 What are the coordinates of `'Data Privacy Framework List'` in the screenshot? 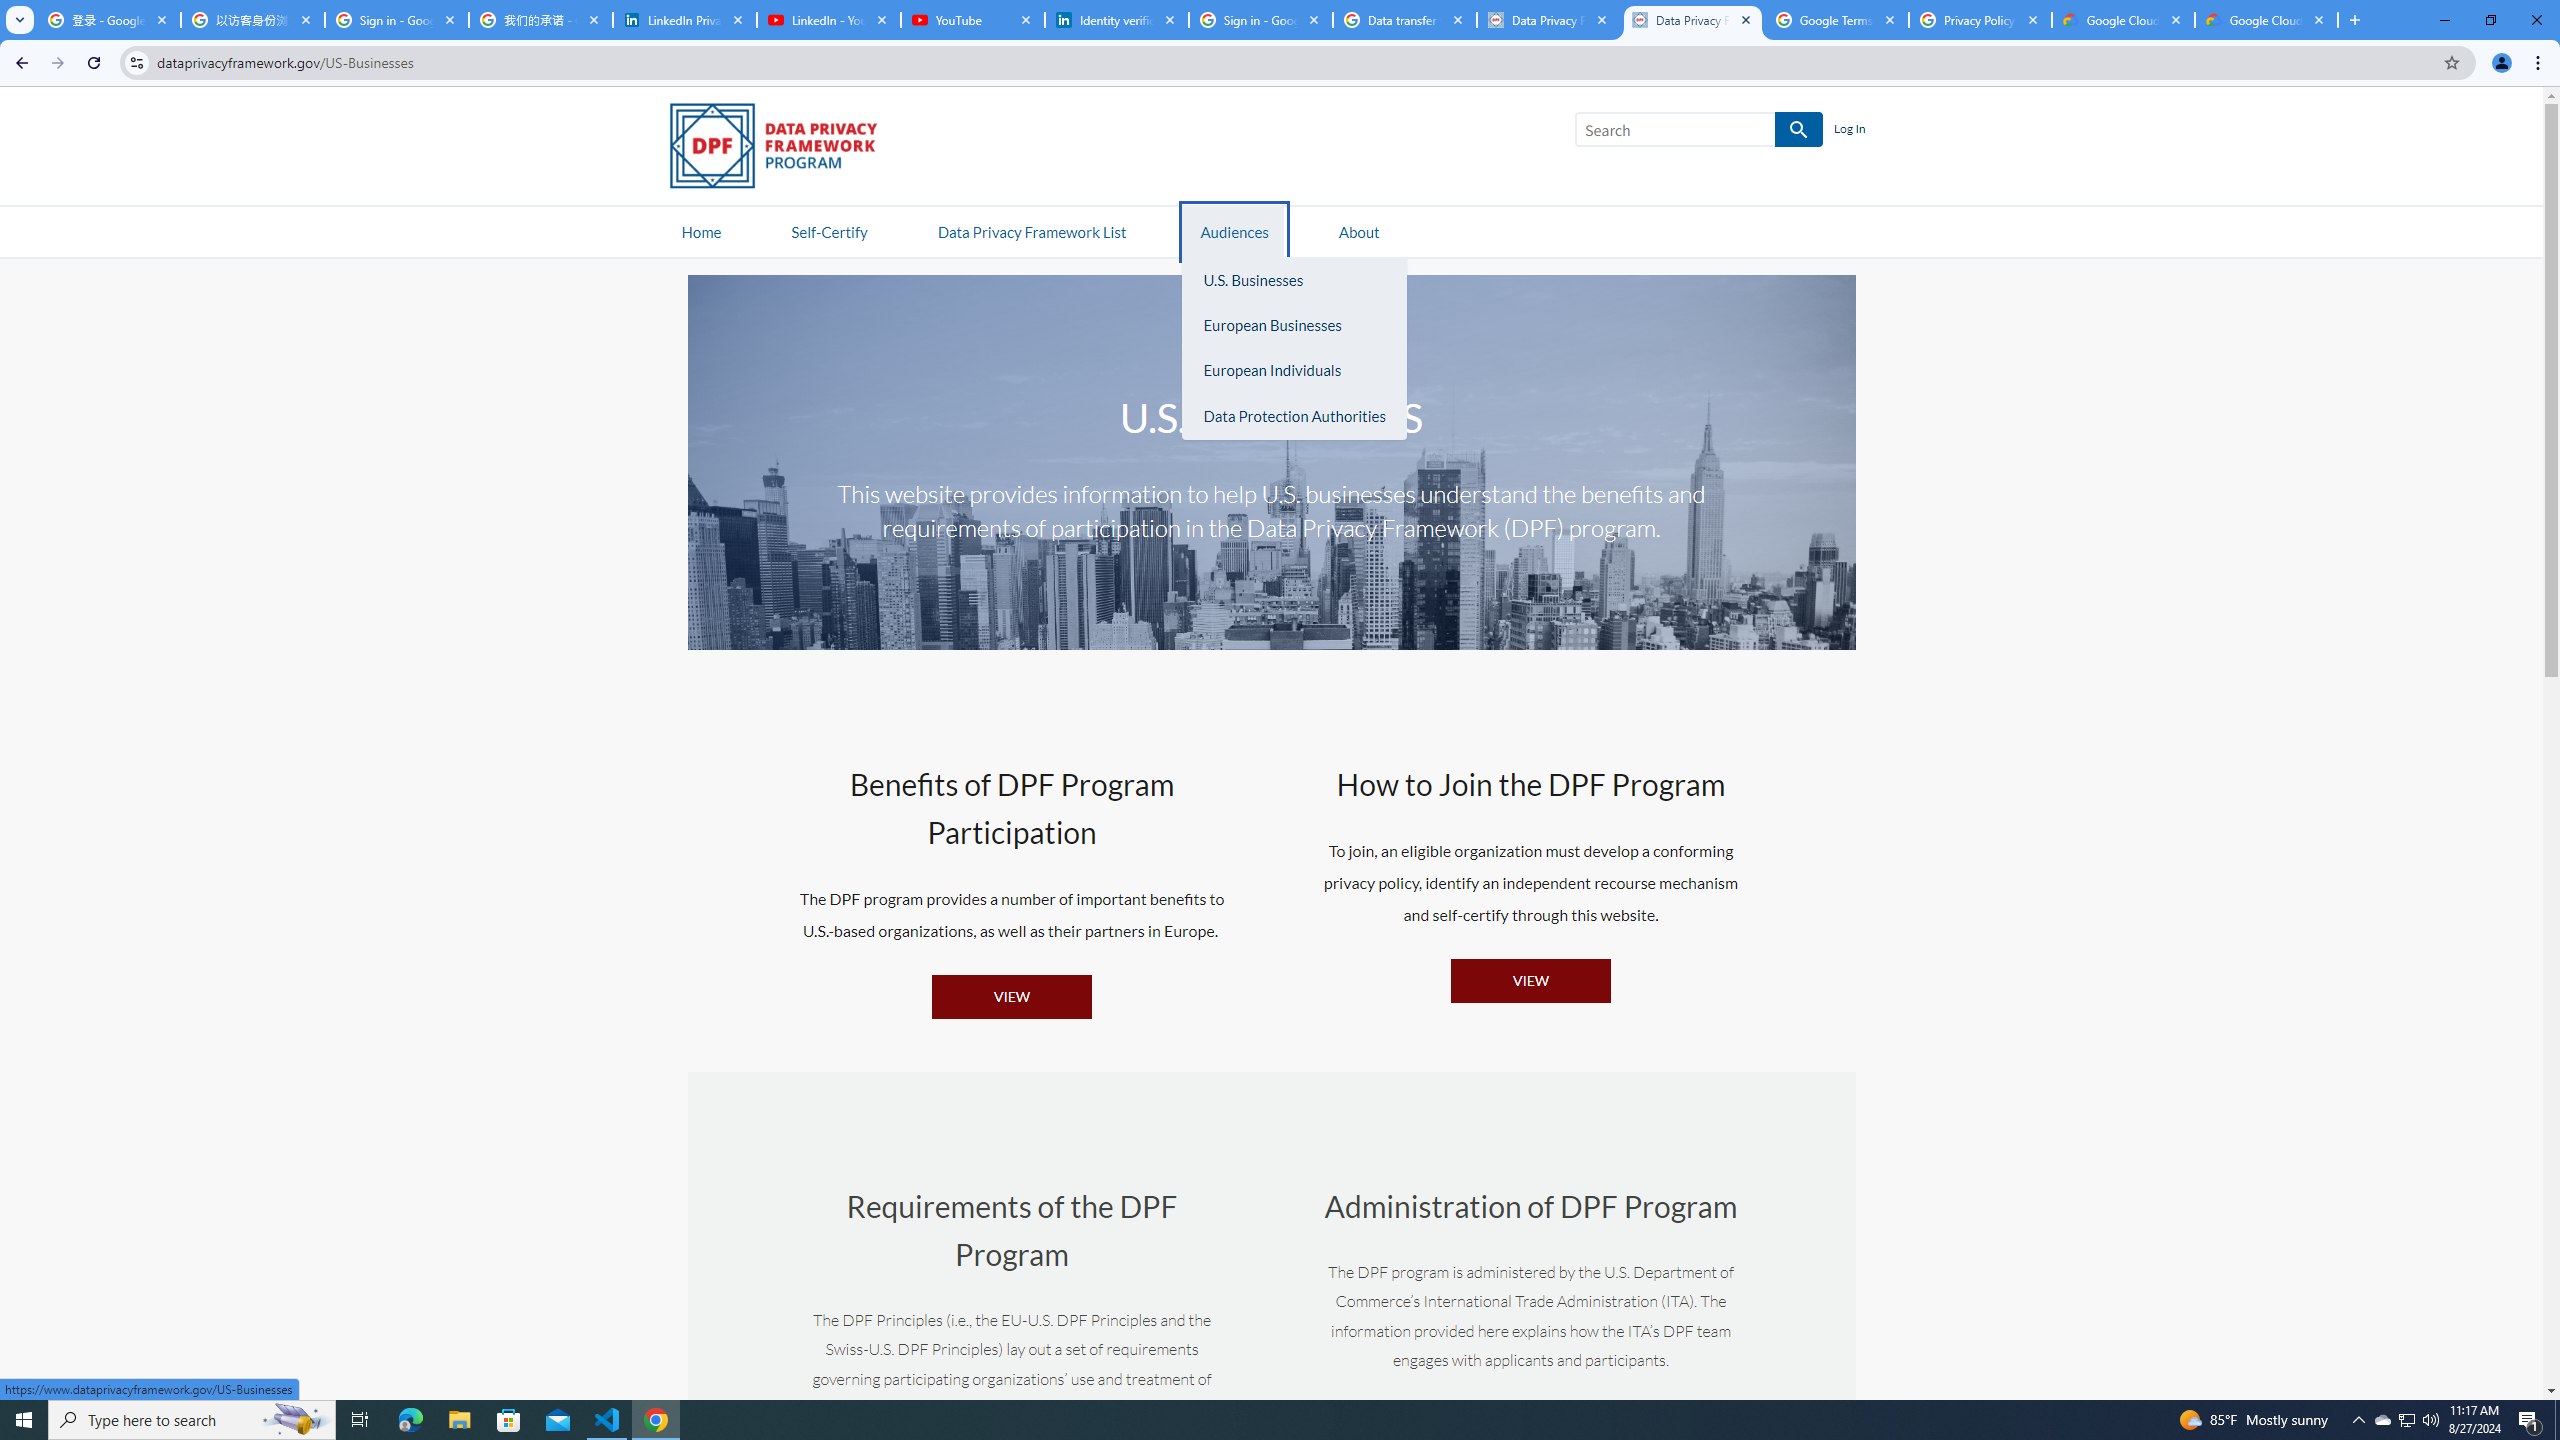 It's located at (1031, 230).